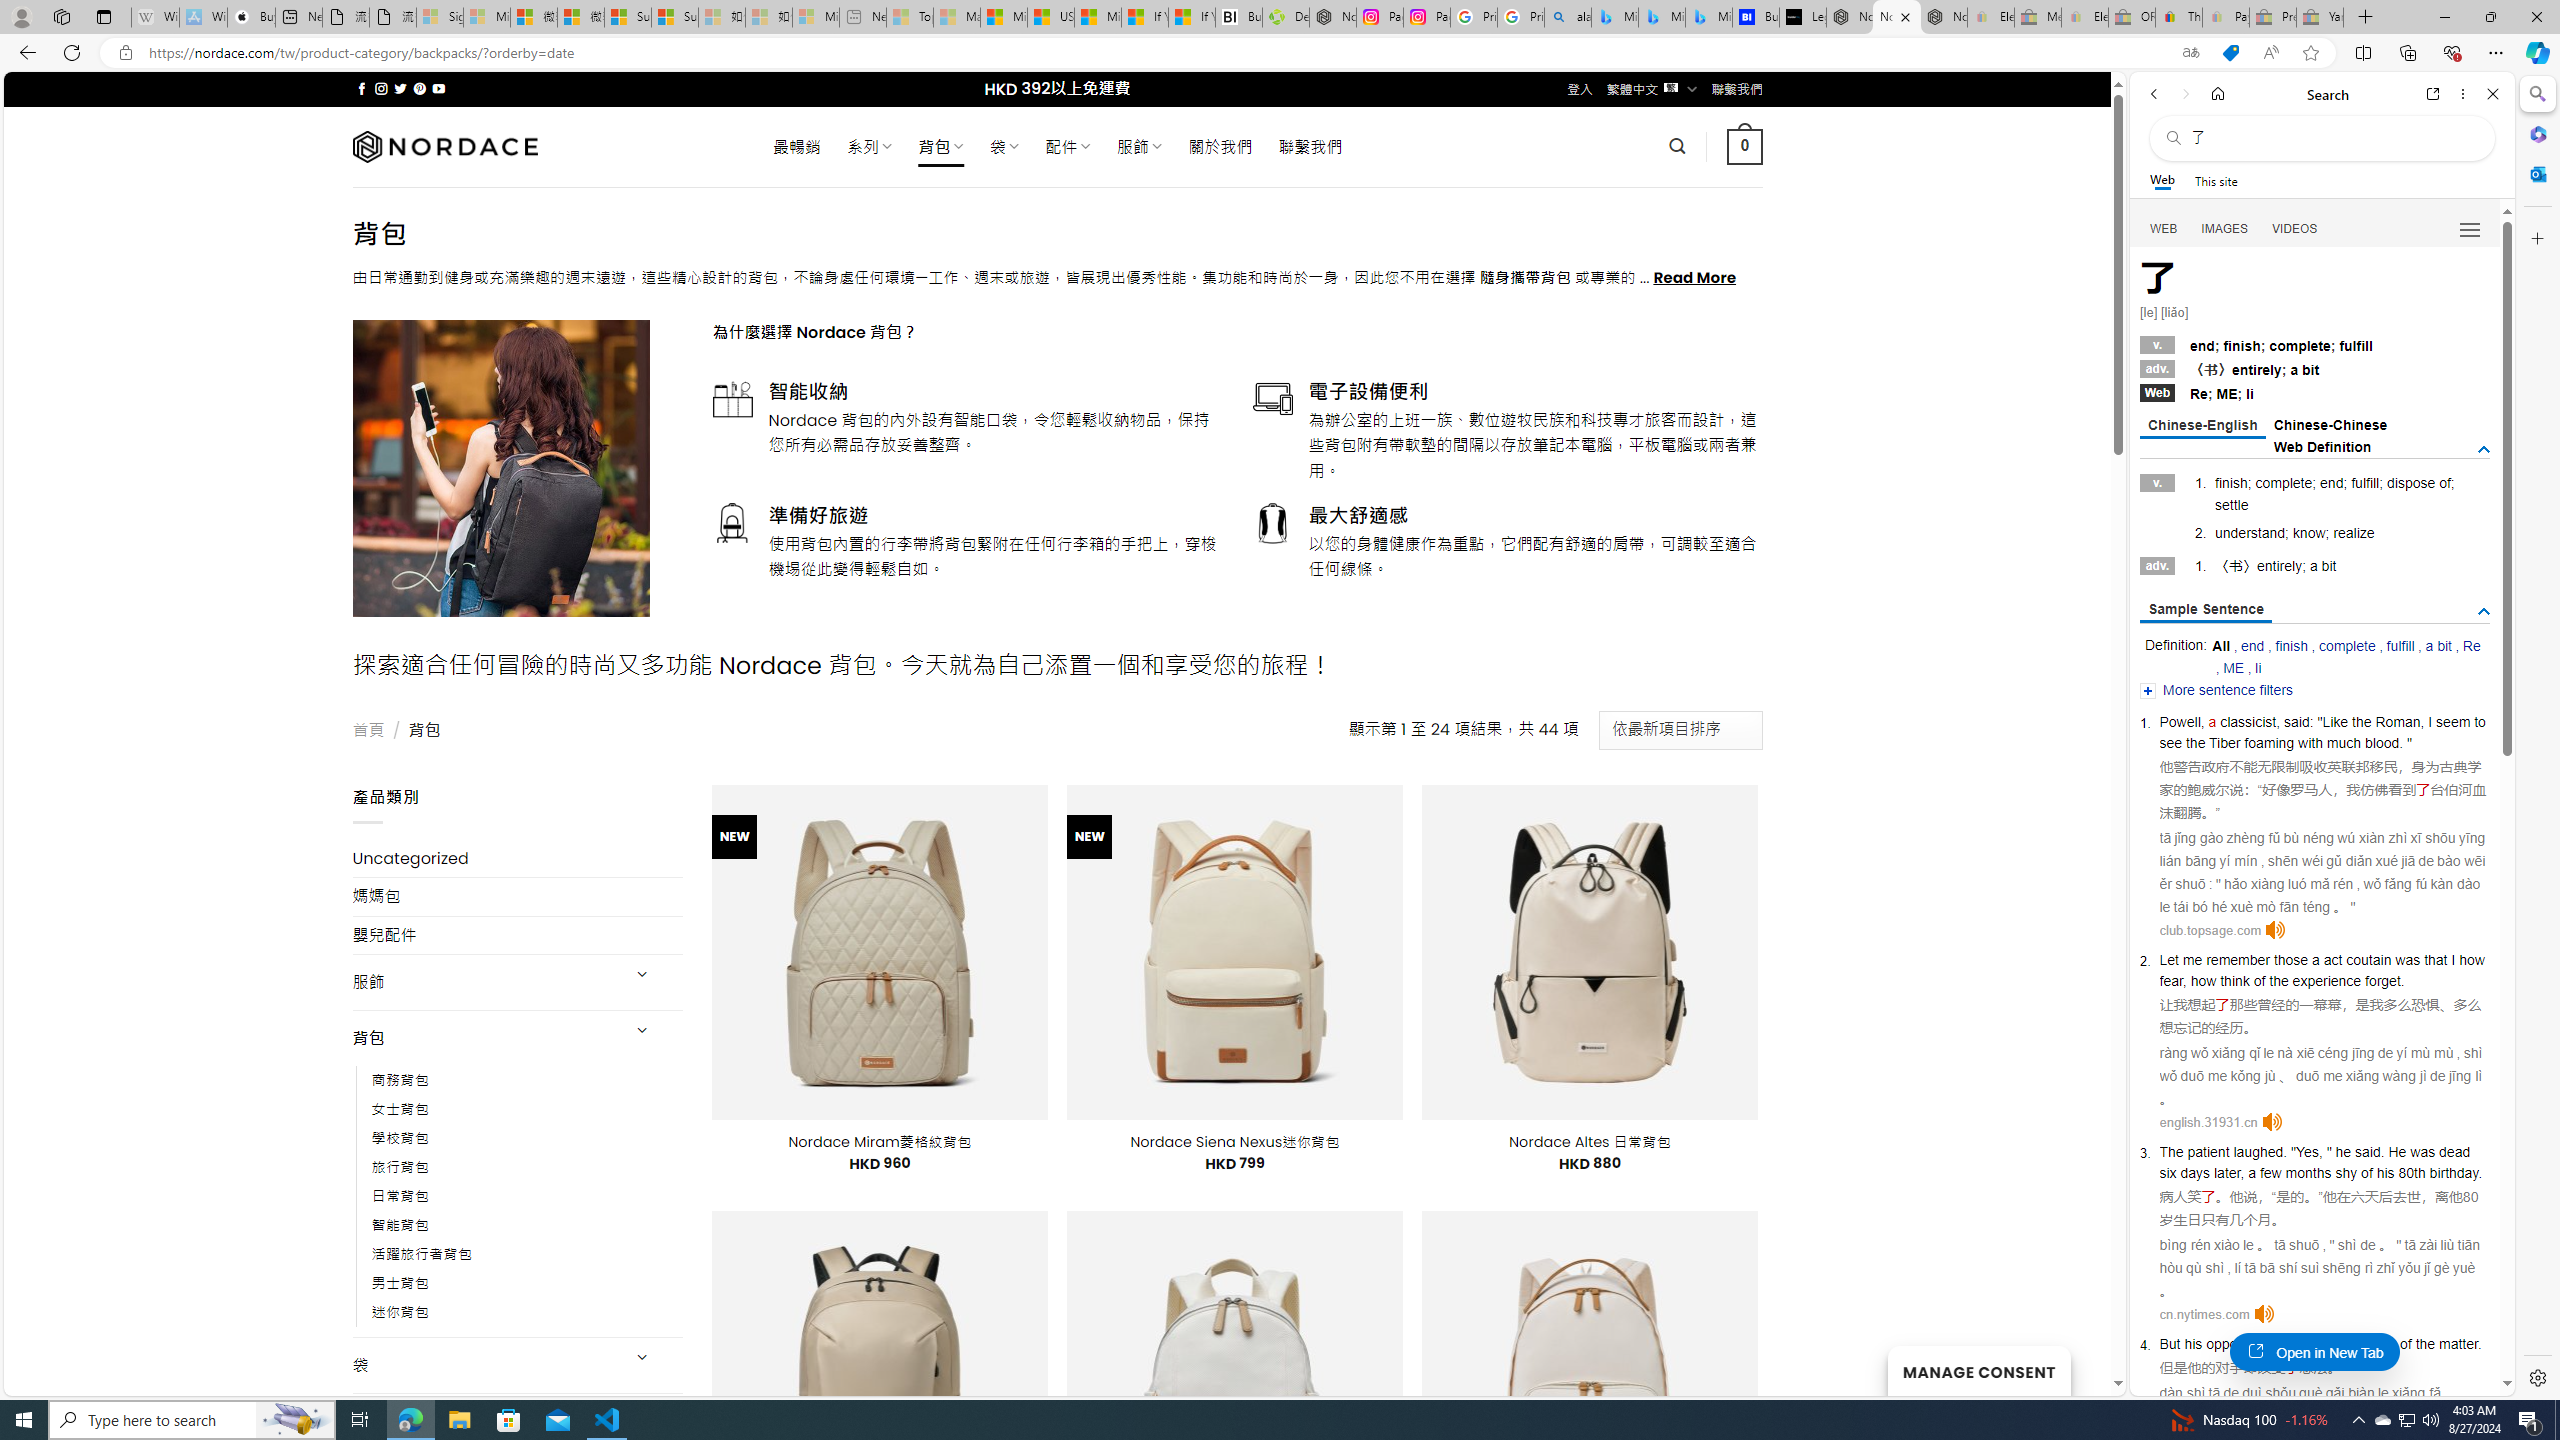  I want to click on 'fear', so click(2169, 980).